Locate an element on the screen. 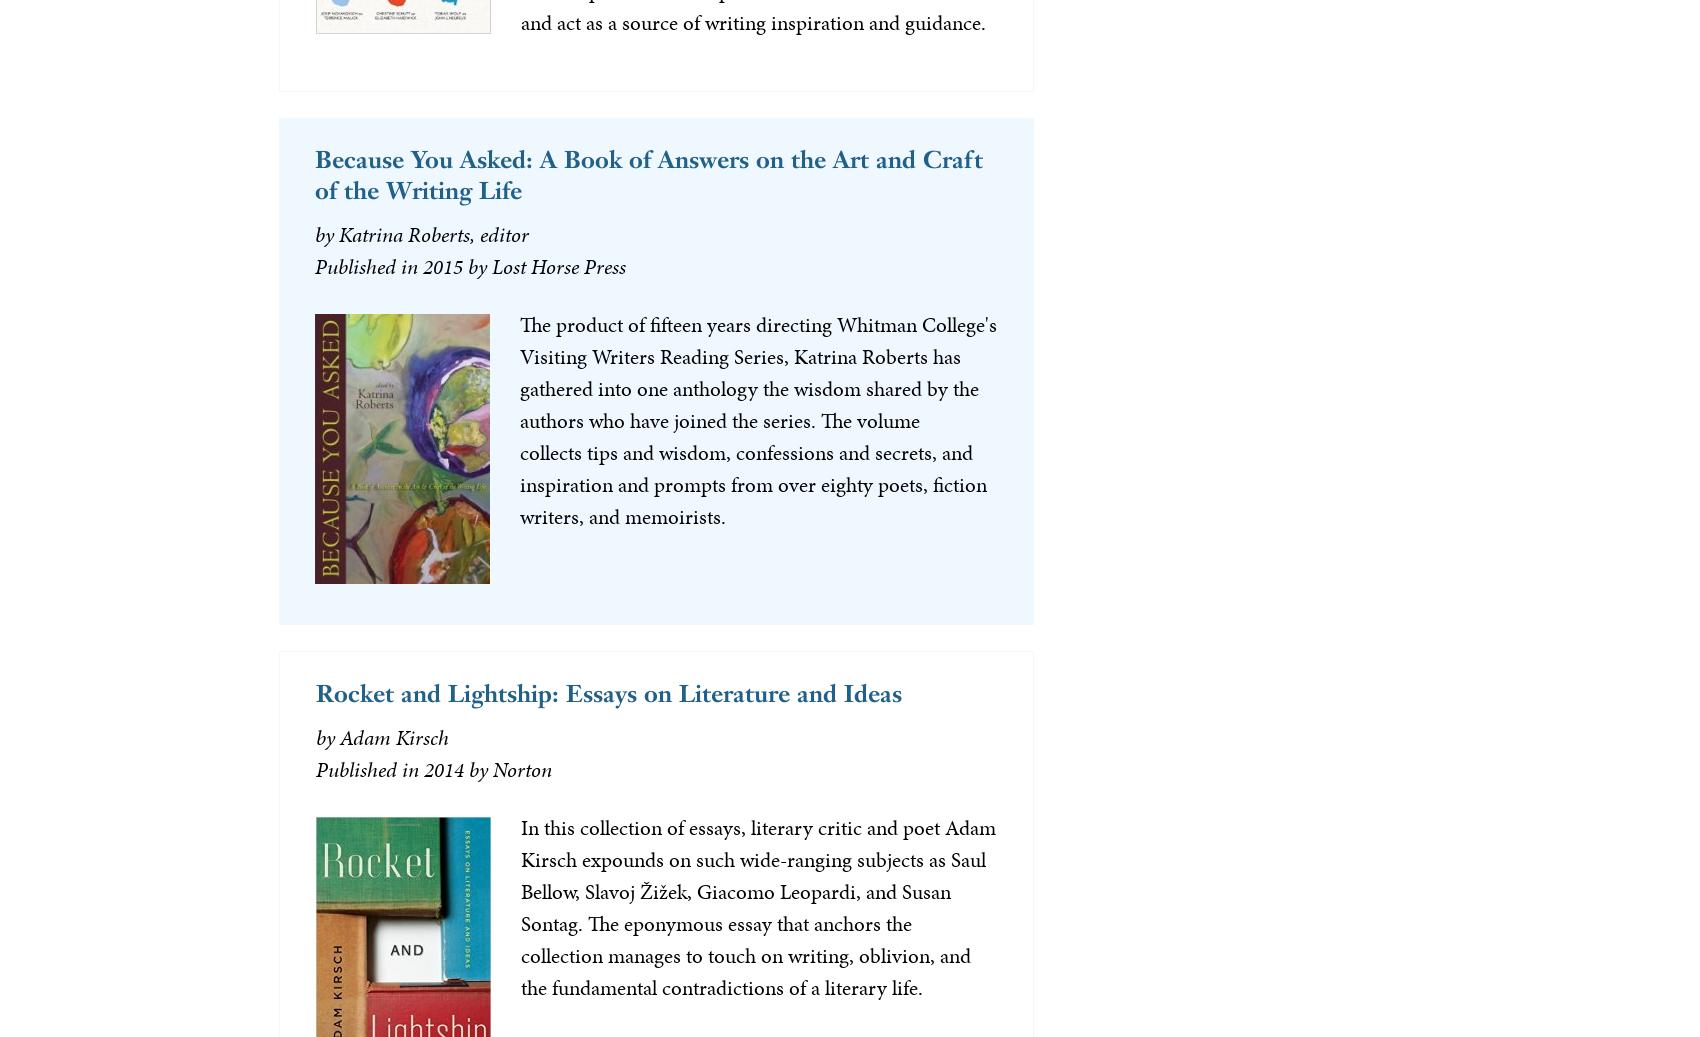 The image size is (1700, 1037). 'Rocket and Lightship: Essays on Literature and Ideas' is located at coordinates (315, 692).